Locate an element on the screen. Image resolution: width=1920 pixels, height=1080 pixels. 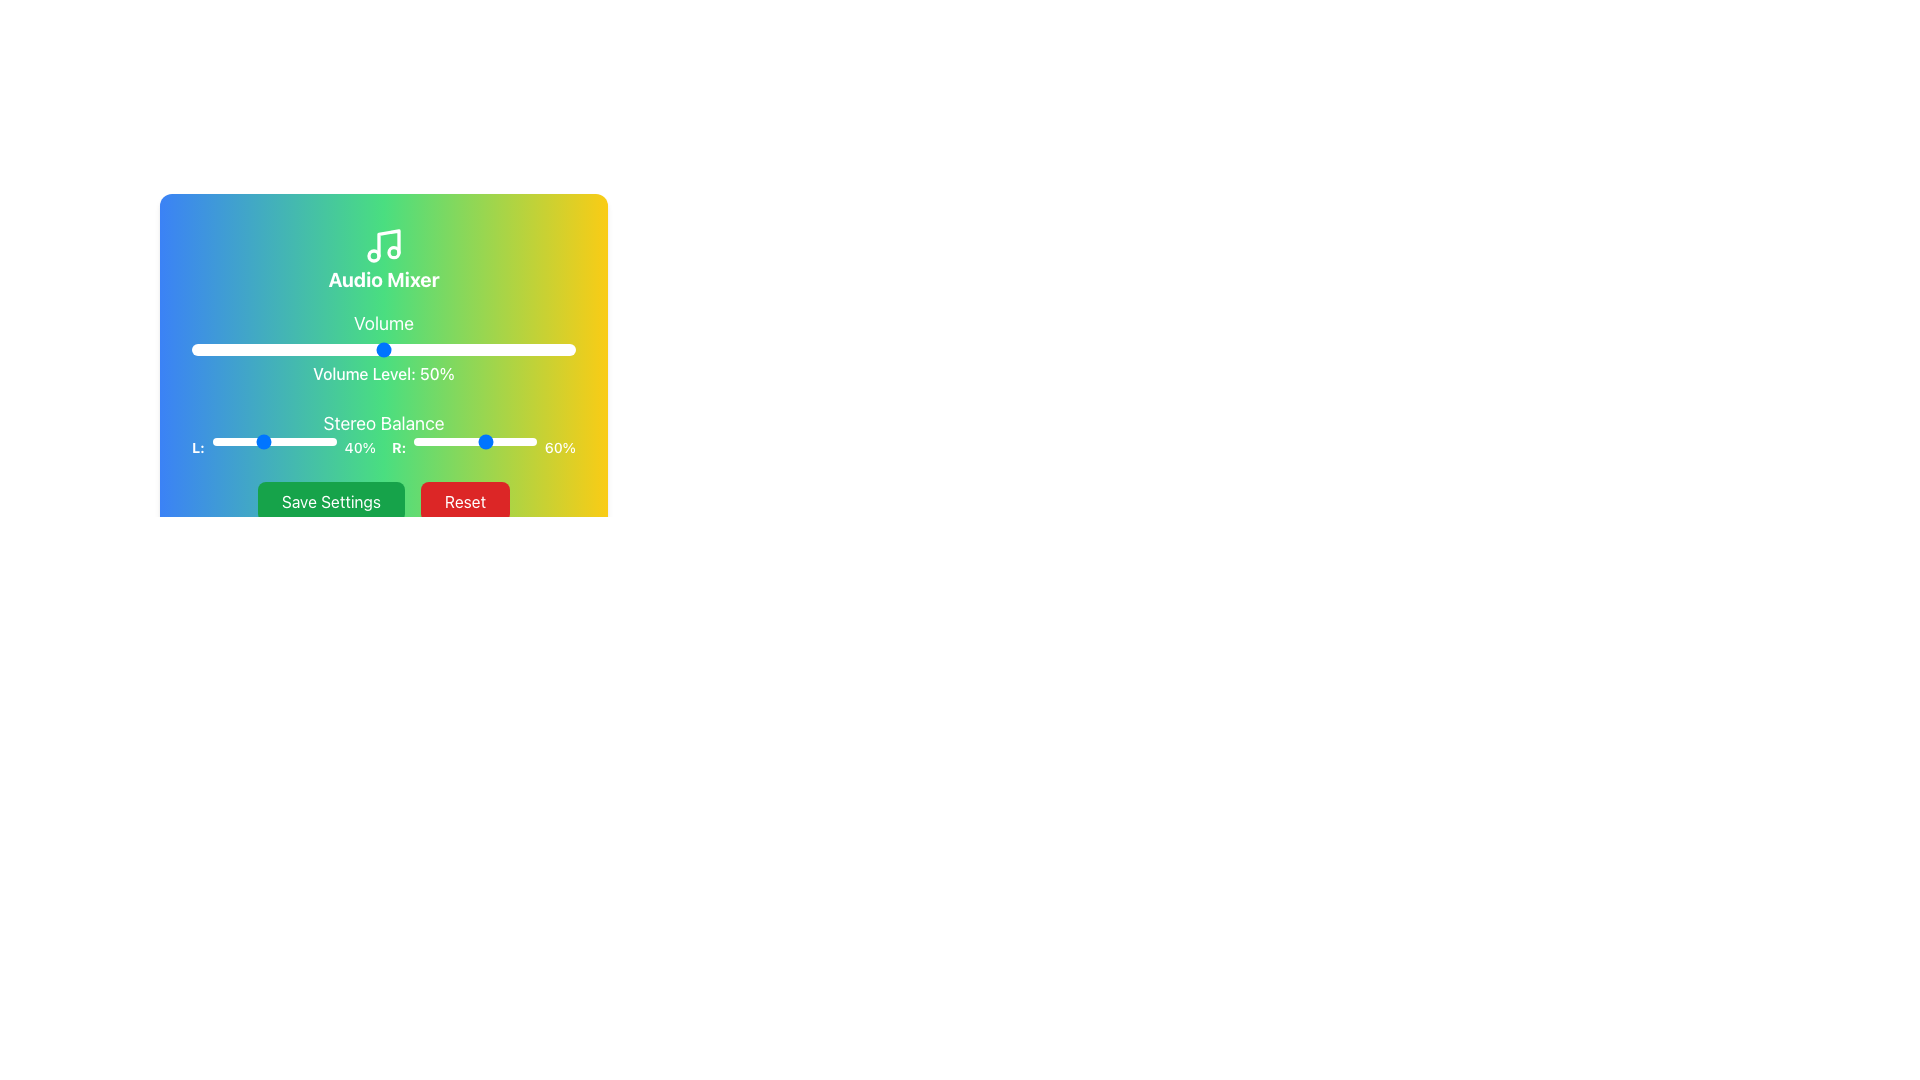
the slider is located at coordinates (233, 441).